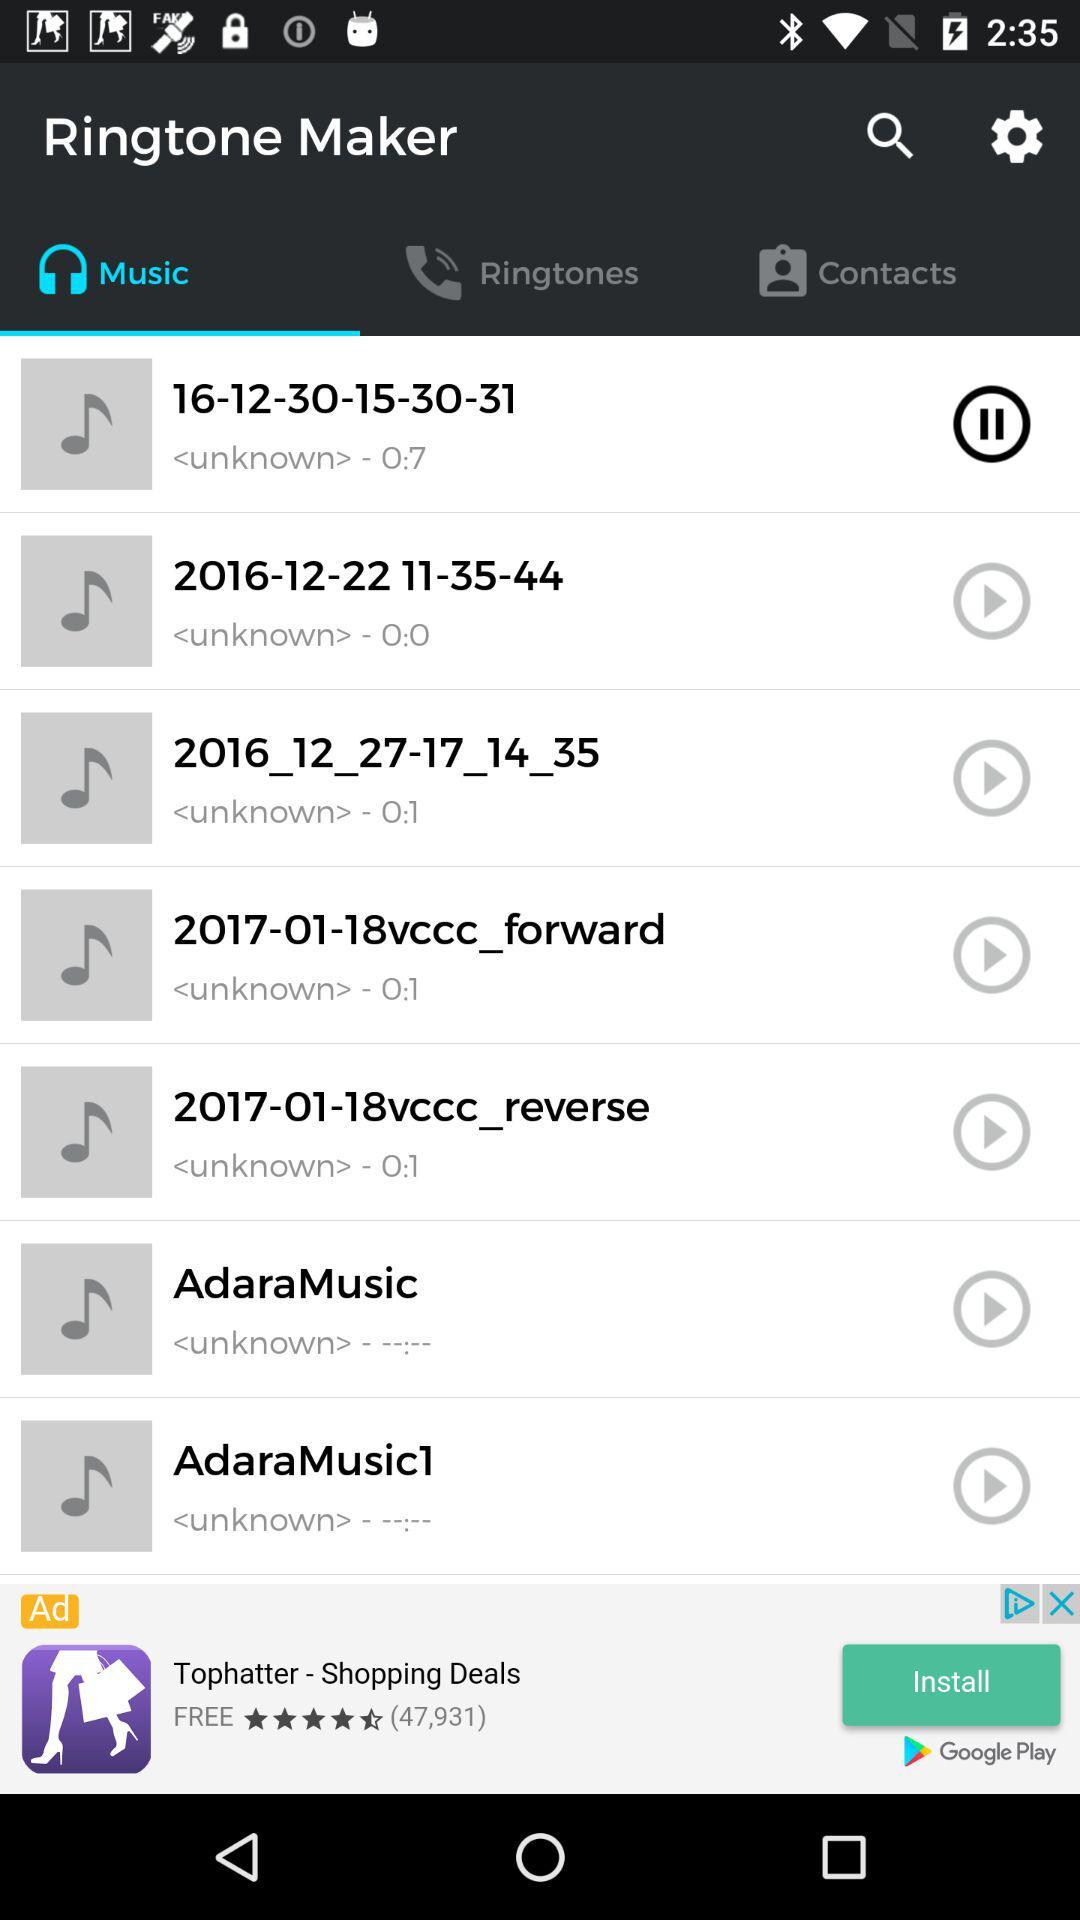 The image size is (1080, 1920). What do you see at coordinates (991, 1309) in the screenshot?
I see `pay option` at bounding box center [991, 1309].